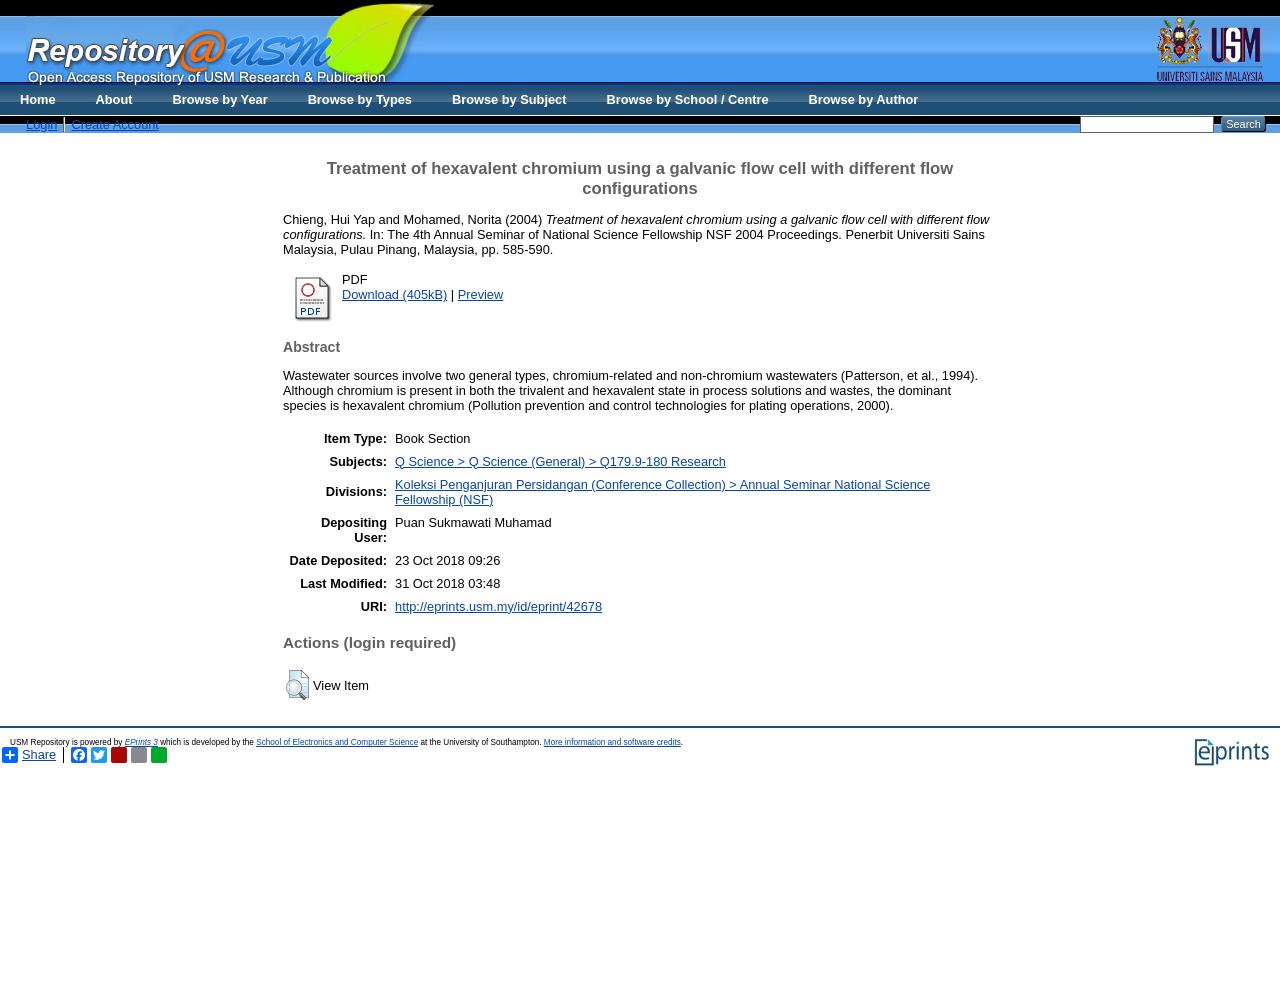  I want to click on 'Actions (login required)', so click(282, 642).